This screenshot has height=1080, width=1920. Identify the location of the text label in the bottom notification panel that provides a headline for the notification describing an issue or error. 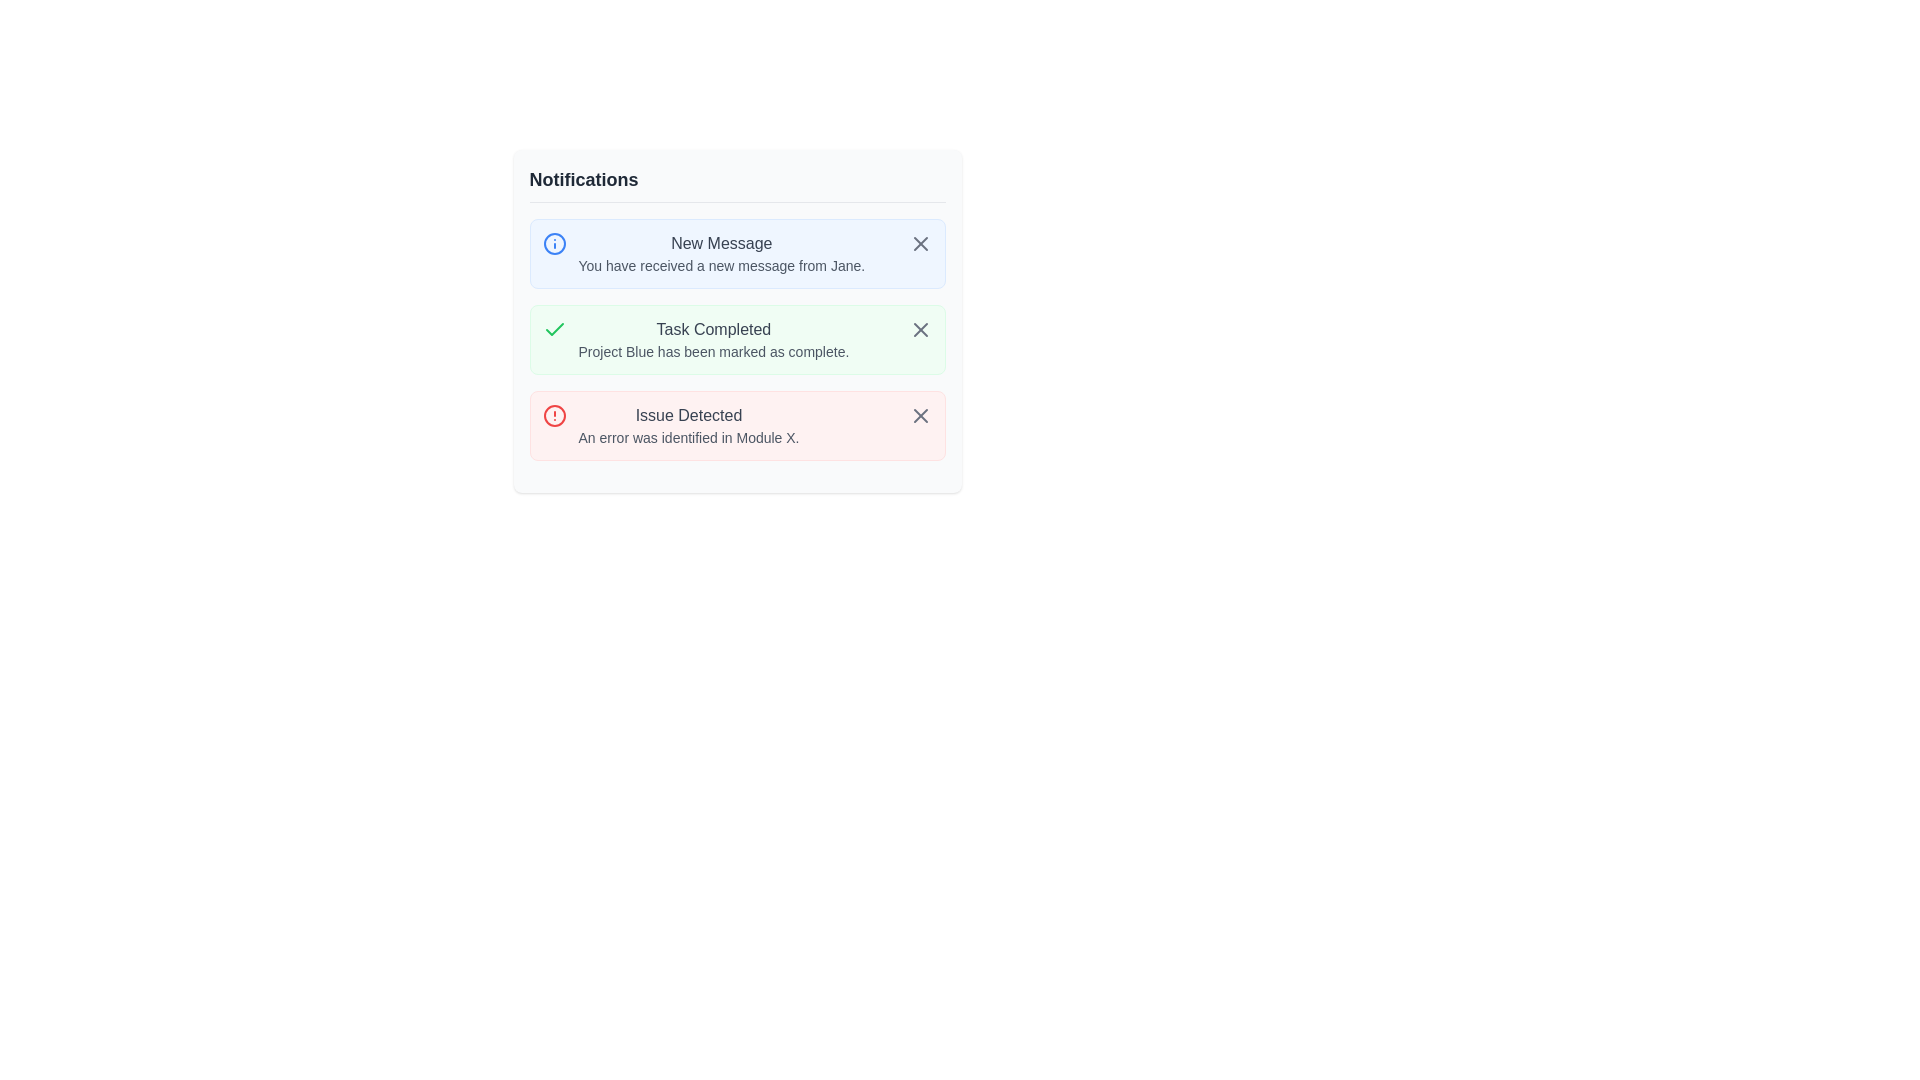
(689, 415).